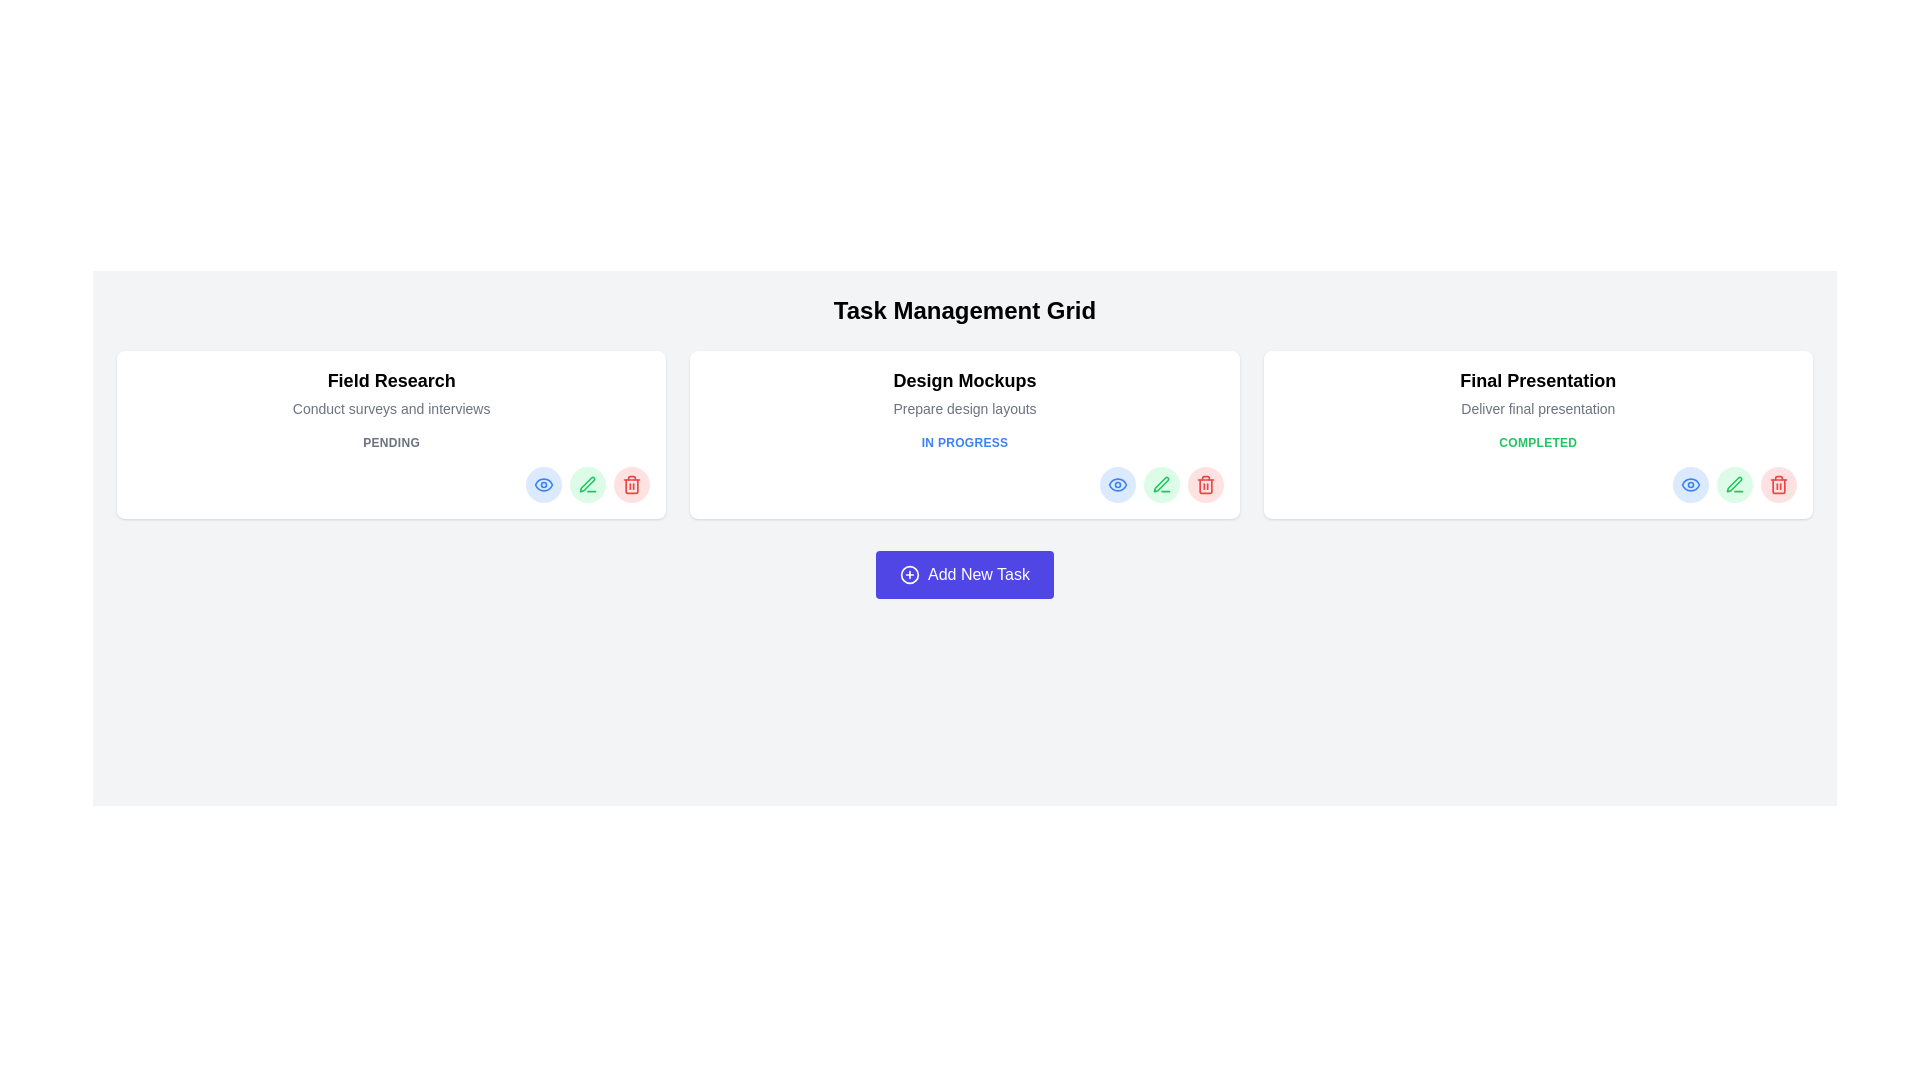 This screenshot has width=1920, height=1080. What do you see at coordinates (631, 485) in the screenshot?
I see `the small circular red button with a trash can icon at the bottom-right corner of the 'Field Research' card` at bounding box center [631, 485].